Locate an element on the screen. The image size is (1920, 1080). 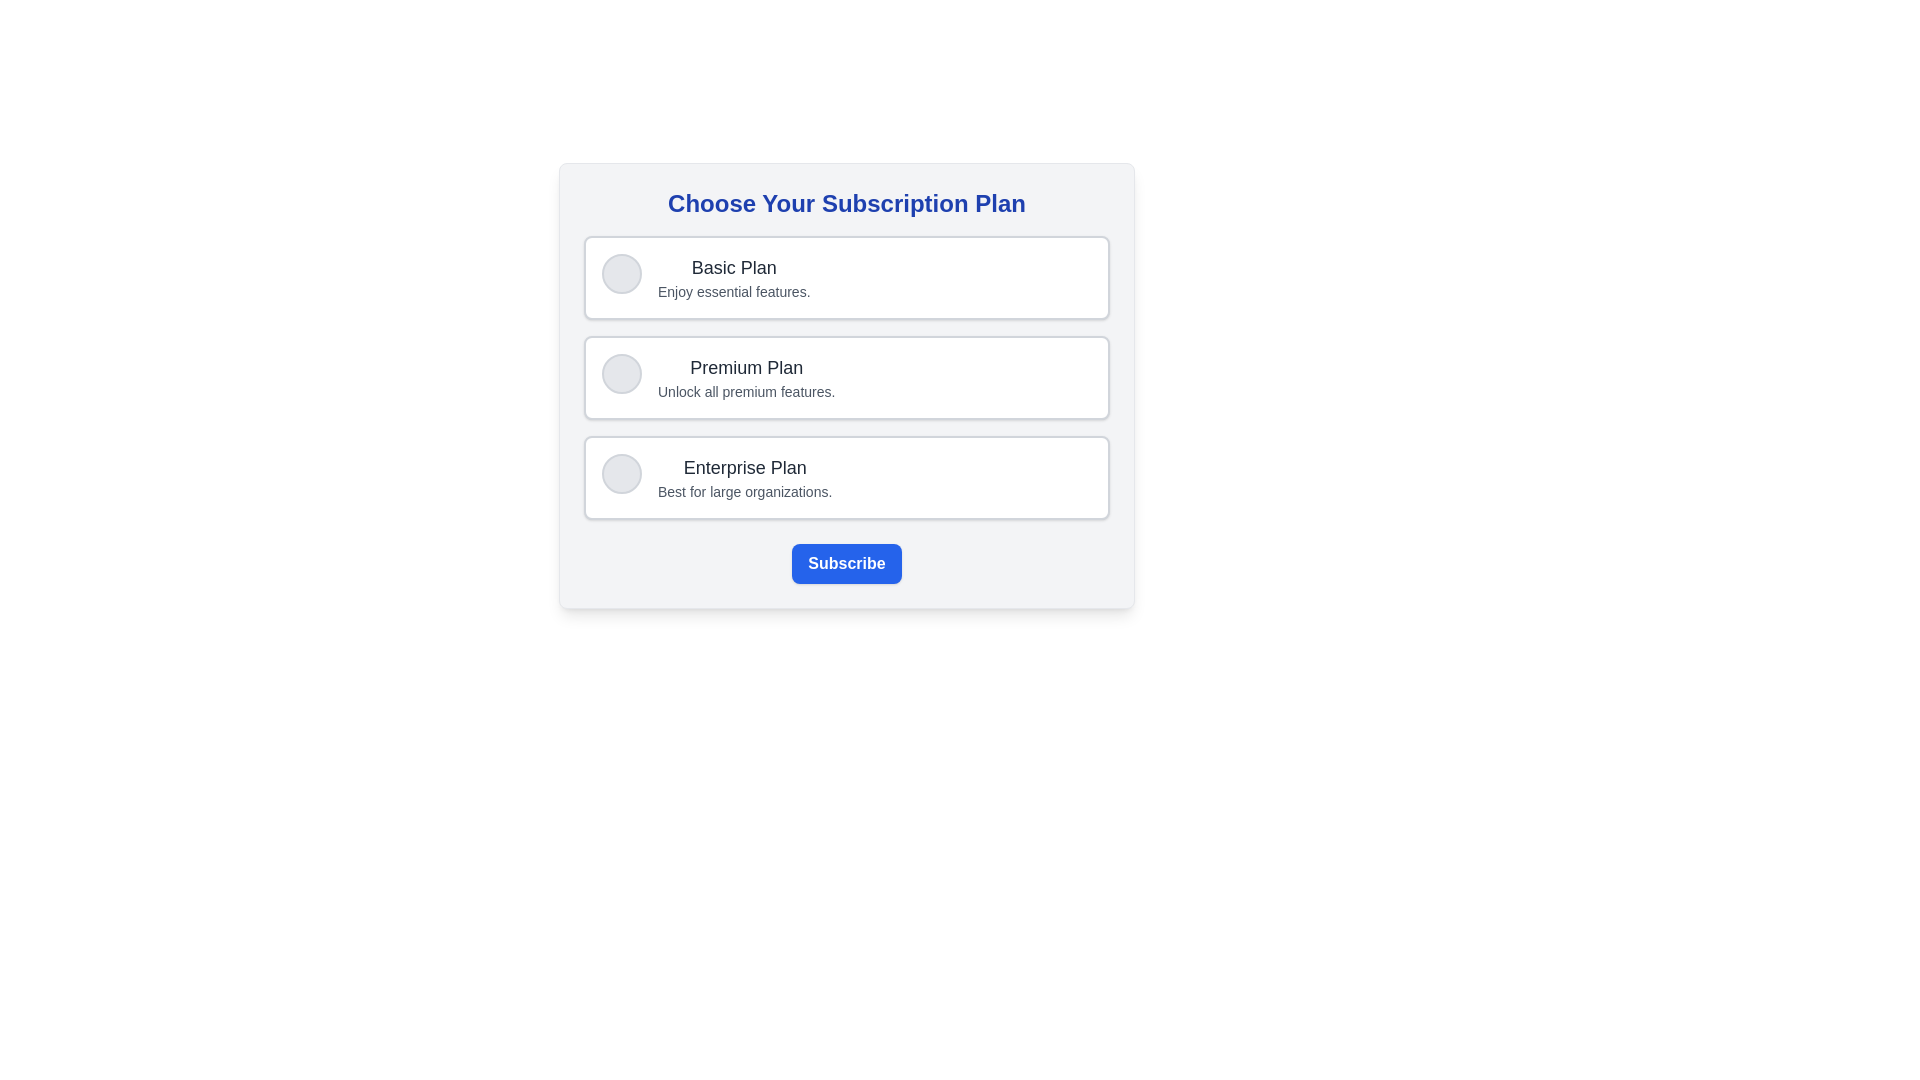
information in the Text block that describes the 'Enterprise Plan', located below the 'Premium Plan' in the subscription plans list is located at coordinates (744, 478).